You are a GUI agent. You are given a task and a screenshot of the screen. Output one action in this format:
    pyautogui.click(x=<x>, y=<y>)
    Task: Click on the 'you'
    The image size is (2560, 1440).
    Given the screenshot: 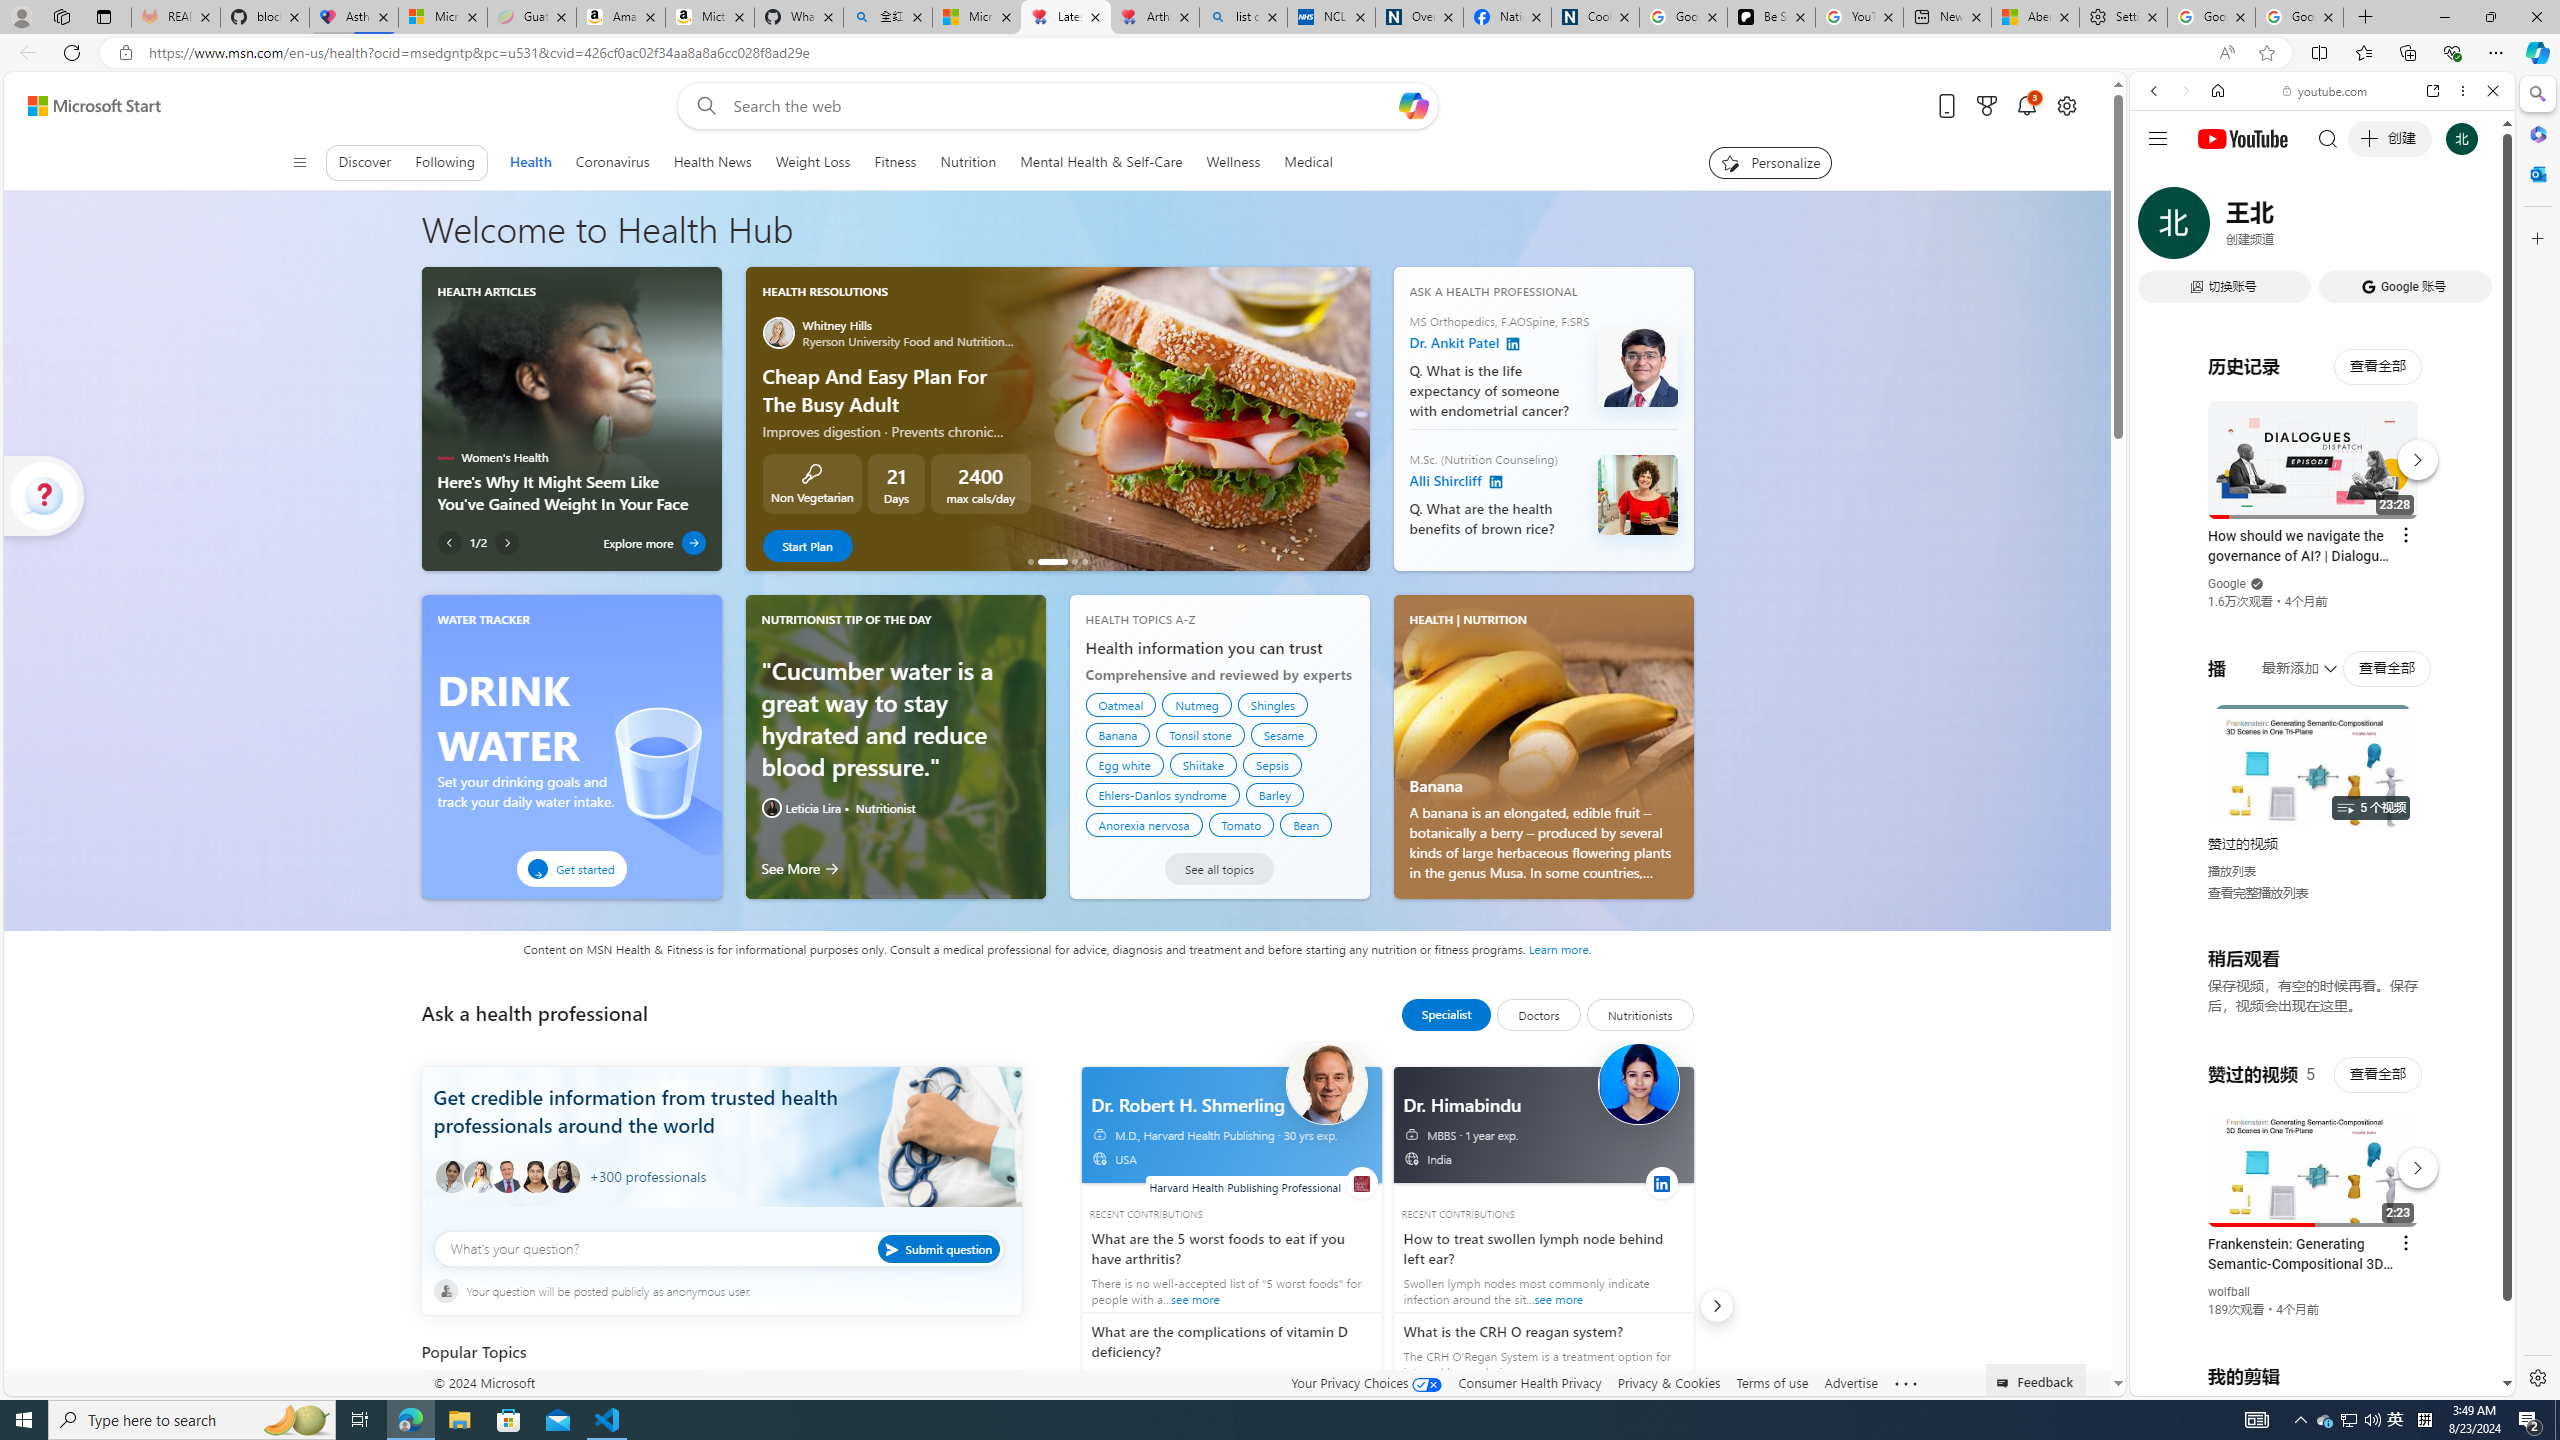 What is the action you would take?
    pyautogui.click(x=2314, y=1328)
    